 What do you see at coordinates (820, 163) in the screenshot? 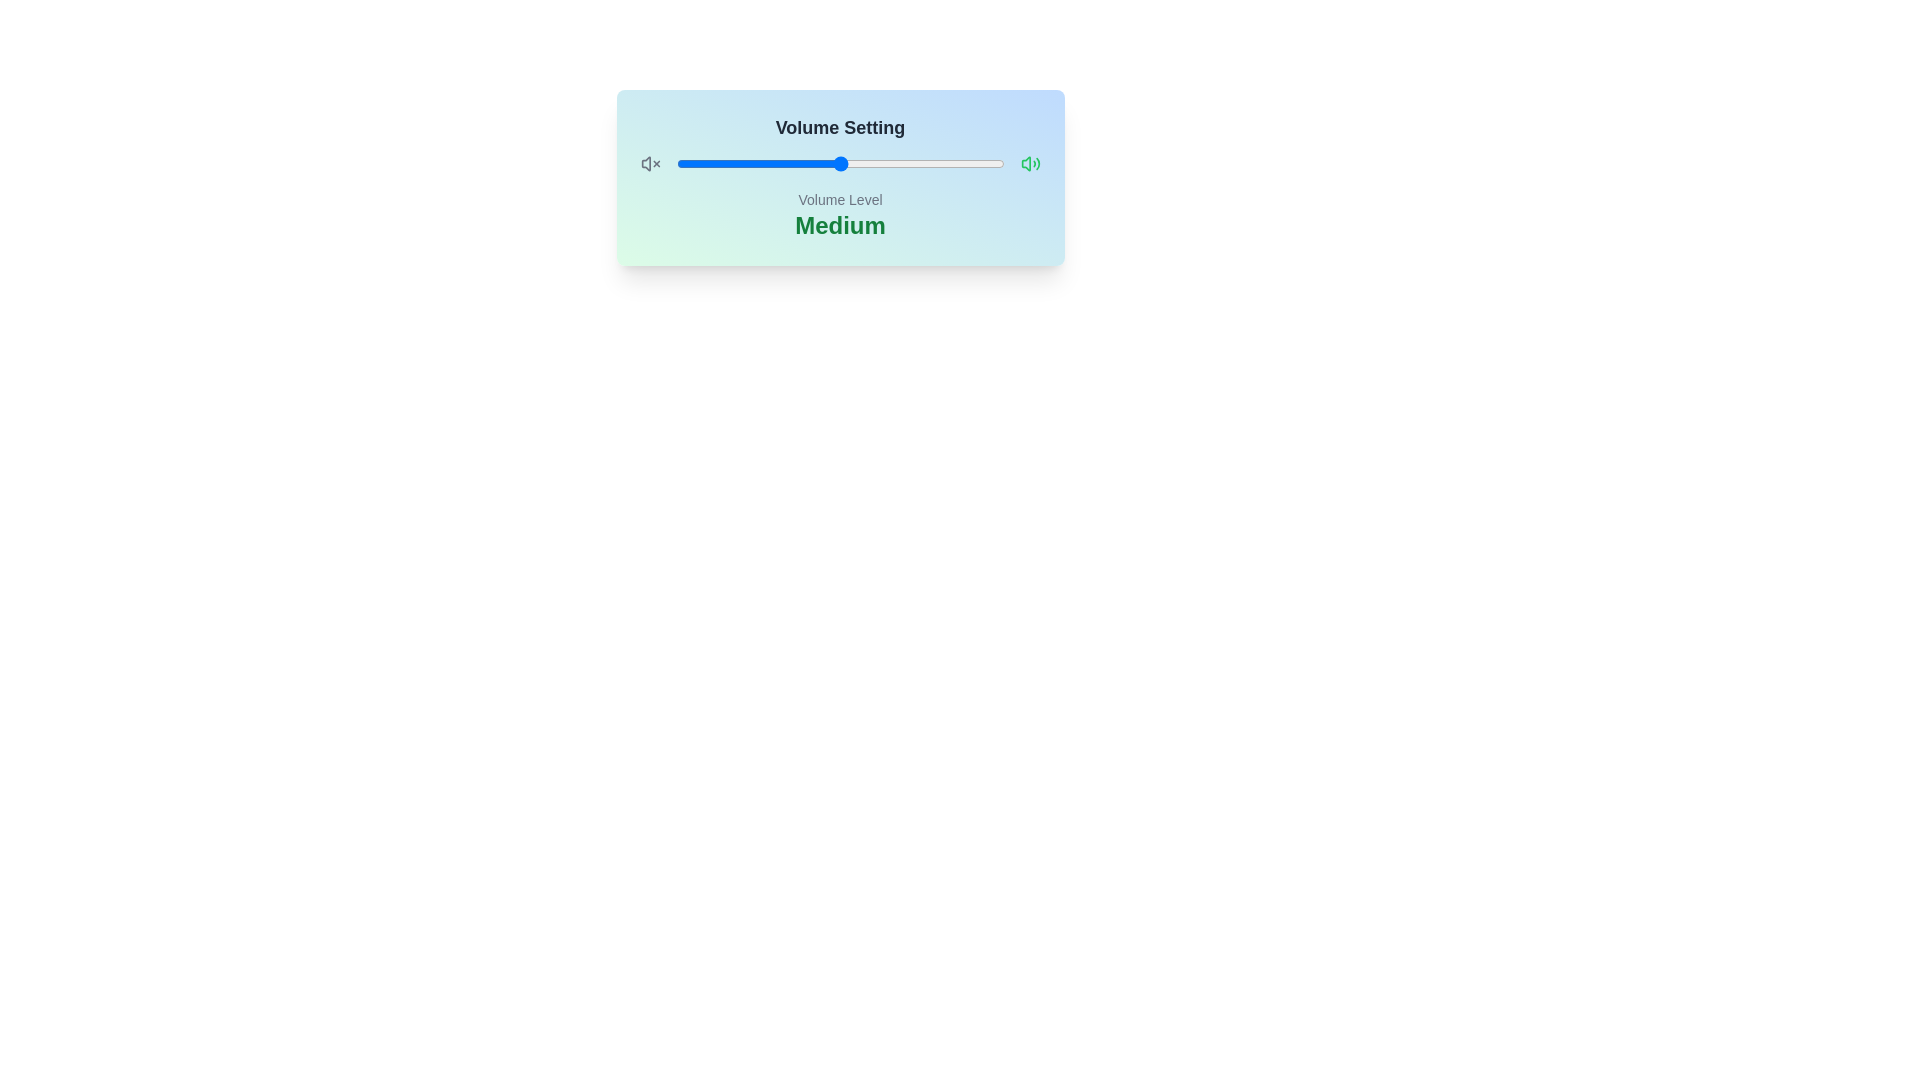
I see `the volume slider to 44%` at bounding box center [820, 163].